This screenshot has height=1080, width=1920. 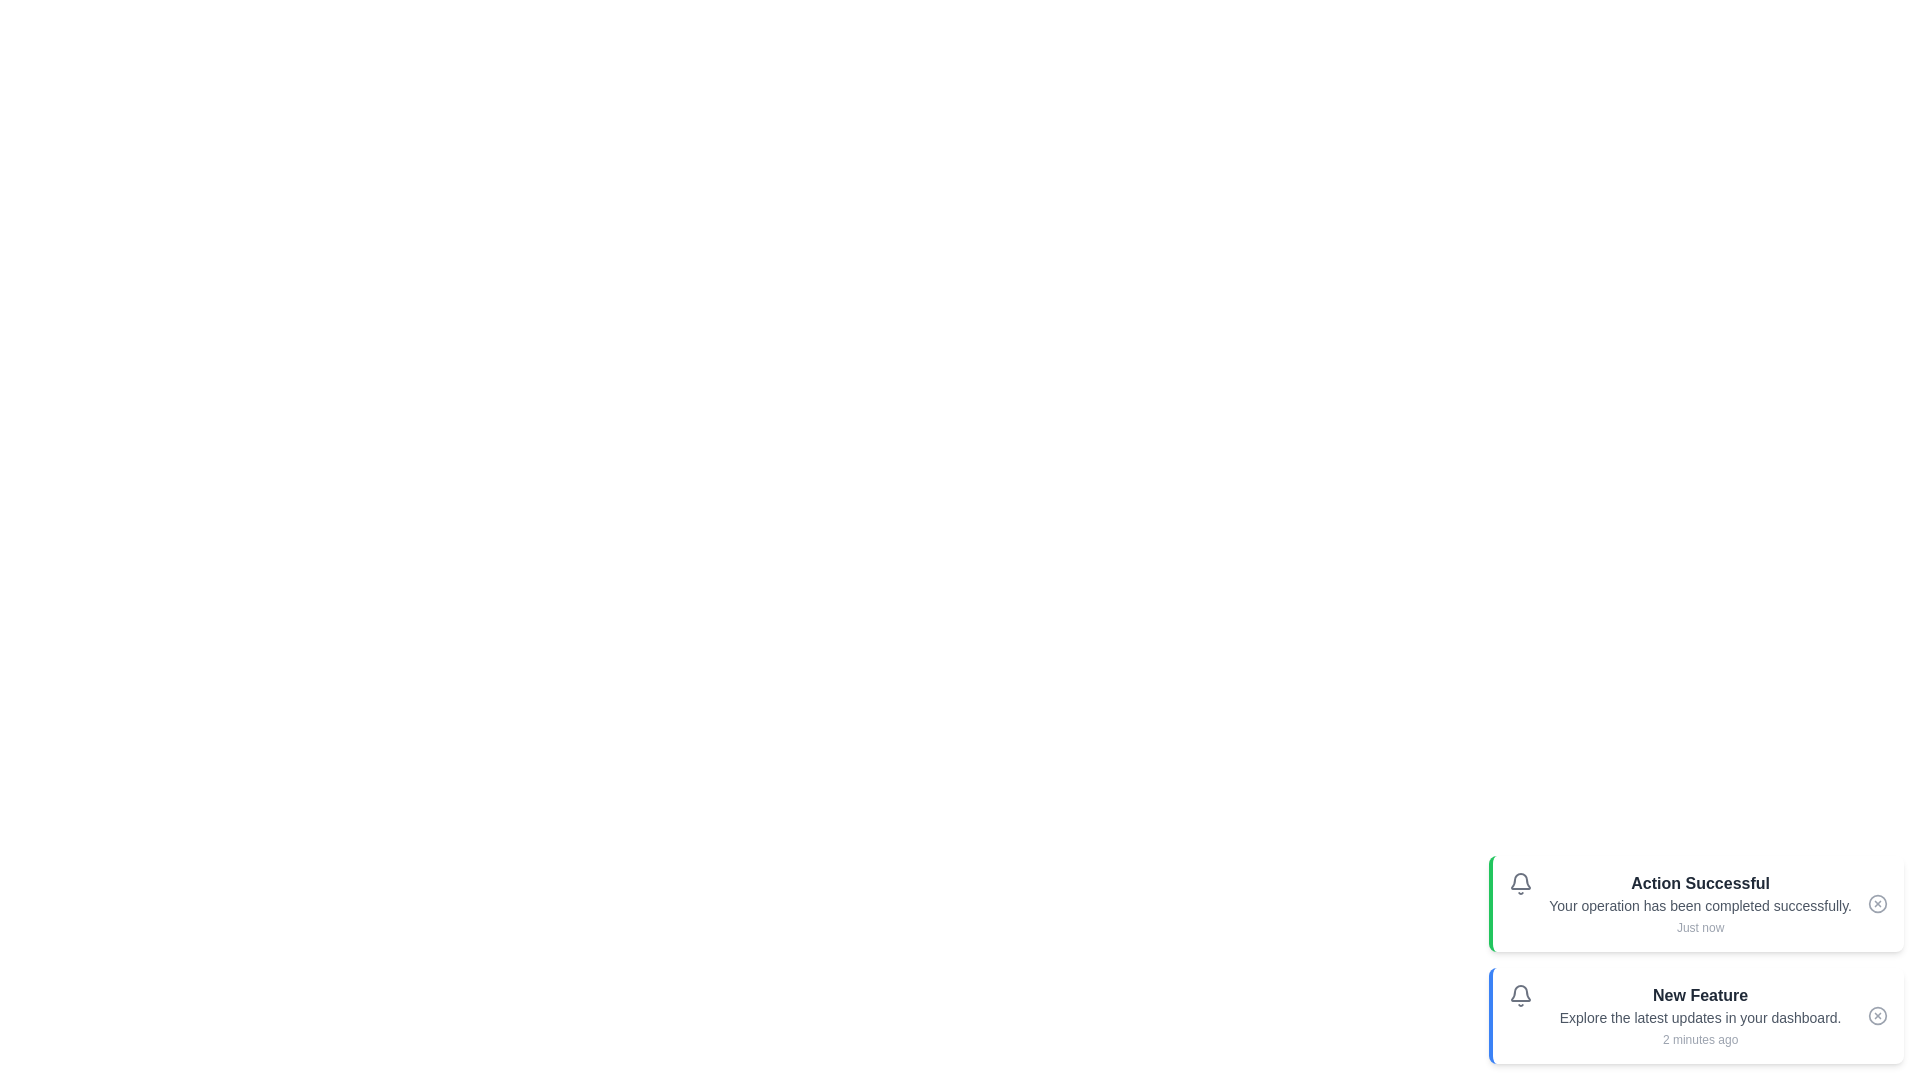 I want to click on the timestamp text label located at the bottom of the second notification card, which indicates when the notification was generated, so click(x=1699, y=1039).